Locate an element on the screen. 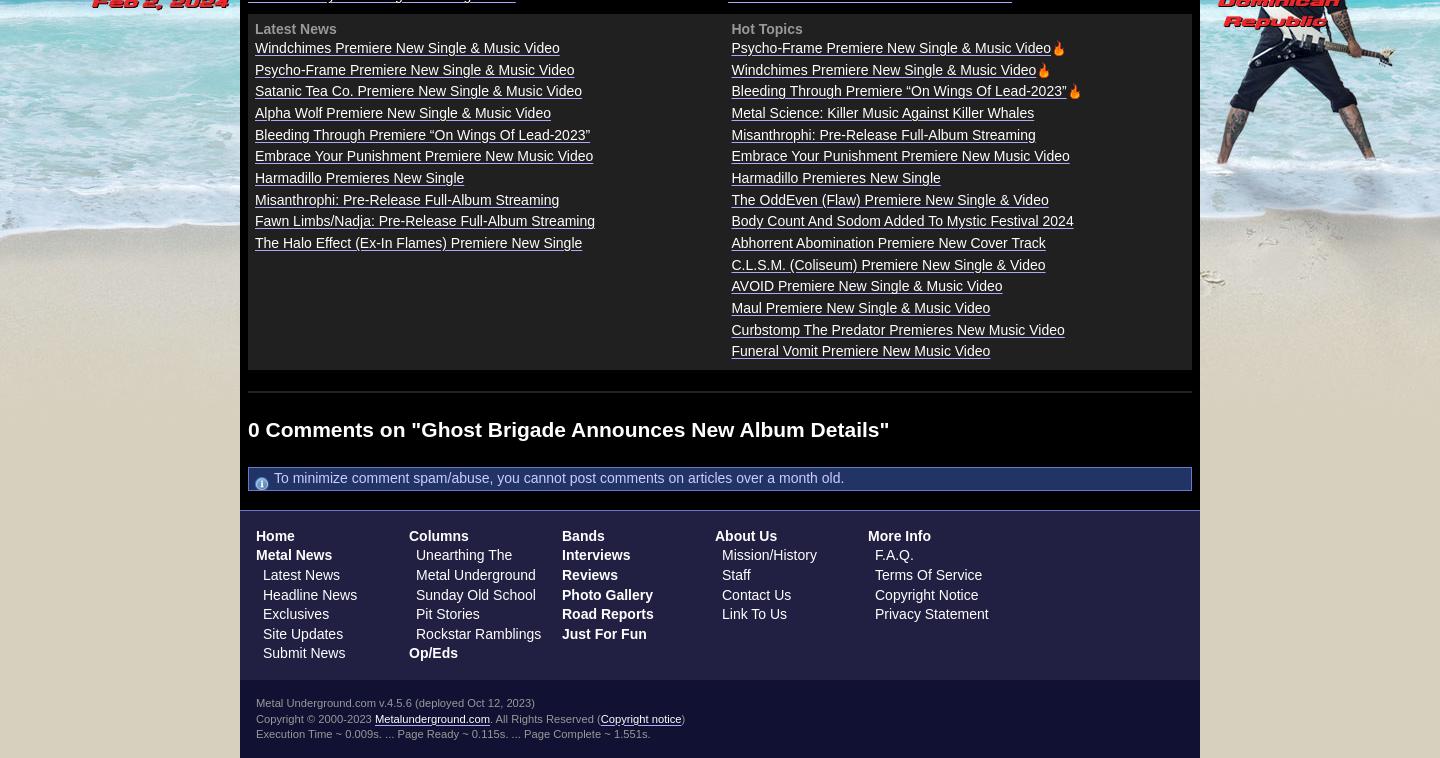 The width and height of the screenshot is (1440, 758). 'C.L.S.M. (Coliseum) Premiere New Single & Video' is located at coordinates (887, 264).